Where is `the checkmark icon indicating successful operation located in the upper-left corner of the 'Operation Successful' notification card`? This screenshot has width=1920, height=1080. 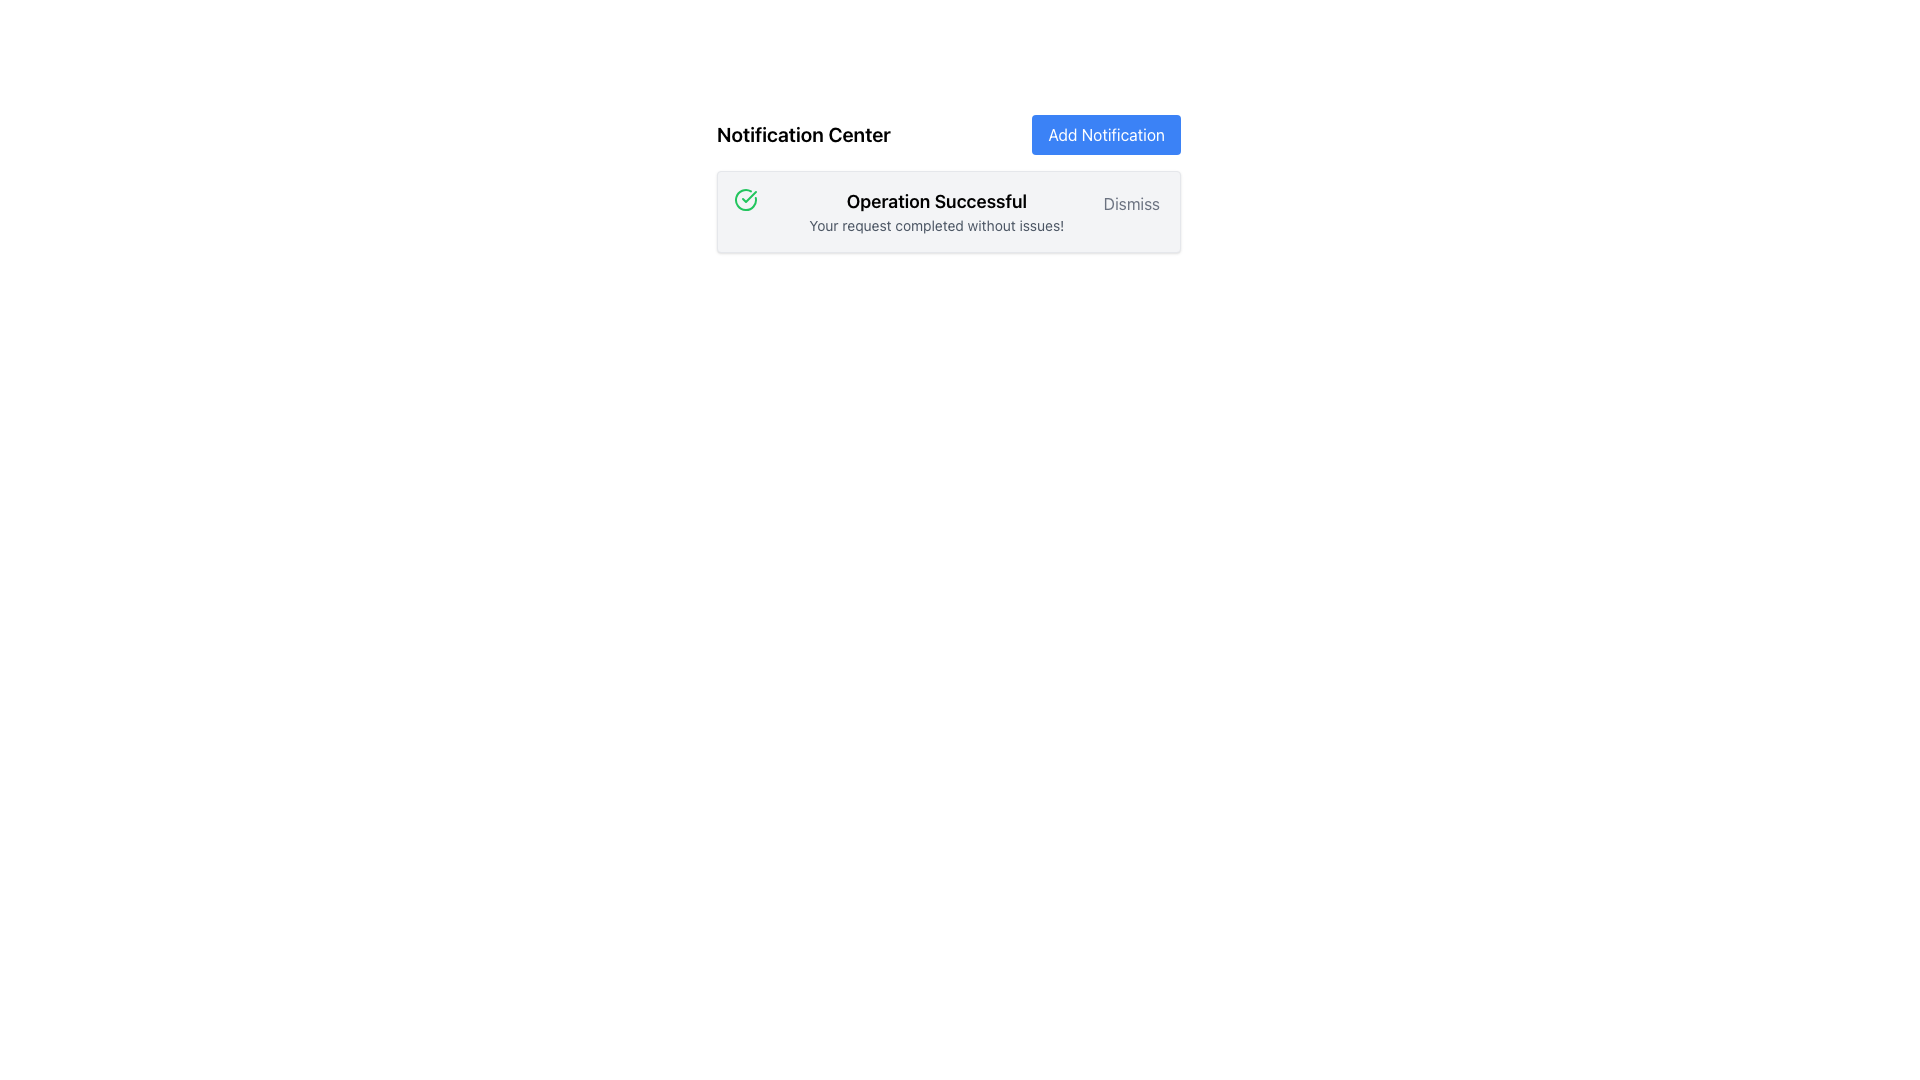 the checkmark icon indicating successful operation located in the upper-left corner of the 'Operation Successful' notification card is located at coordinates (748, 196).